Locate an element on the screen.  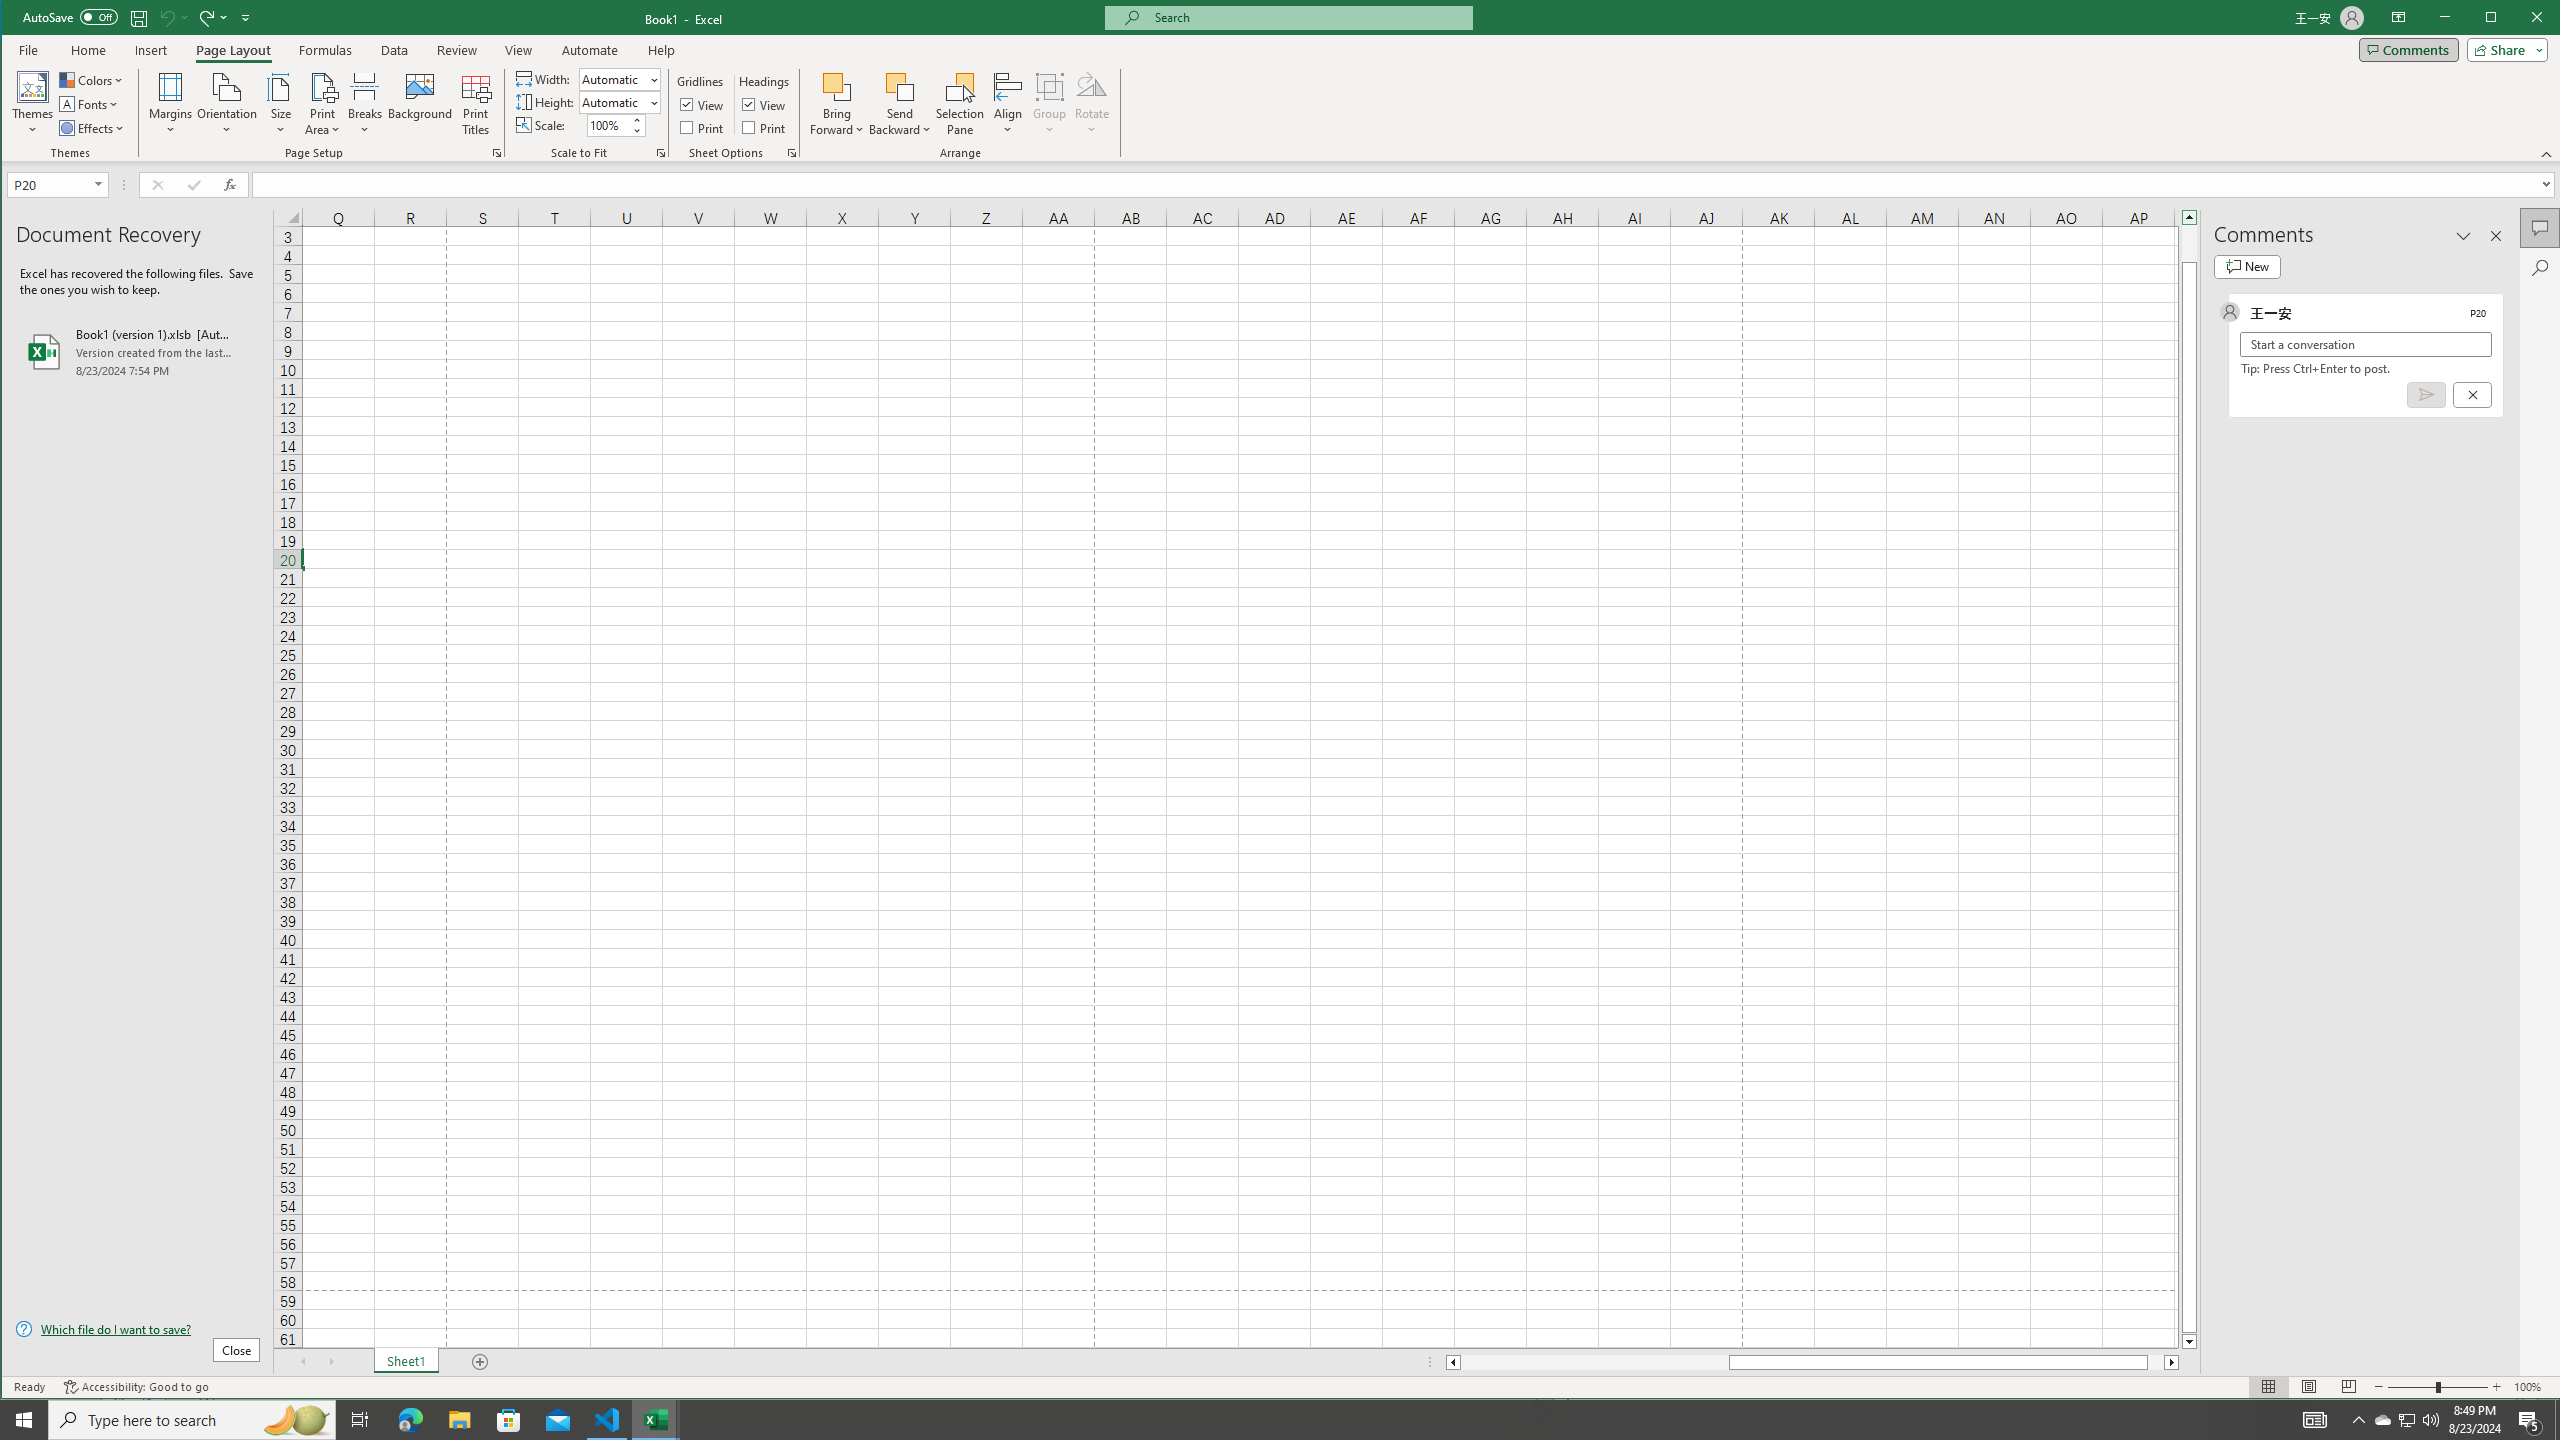
'More' is located at coordinates (765, 127).